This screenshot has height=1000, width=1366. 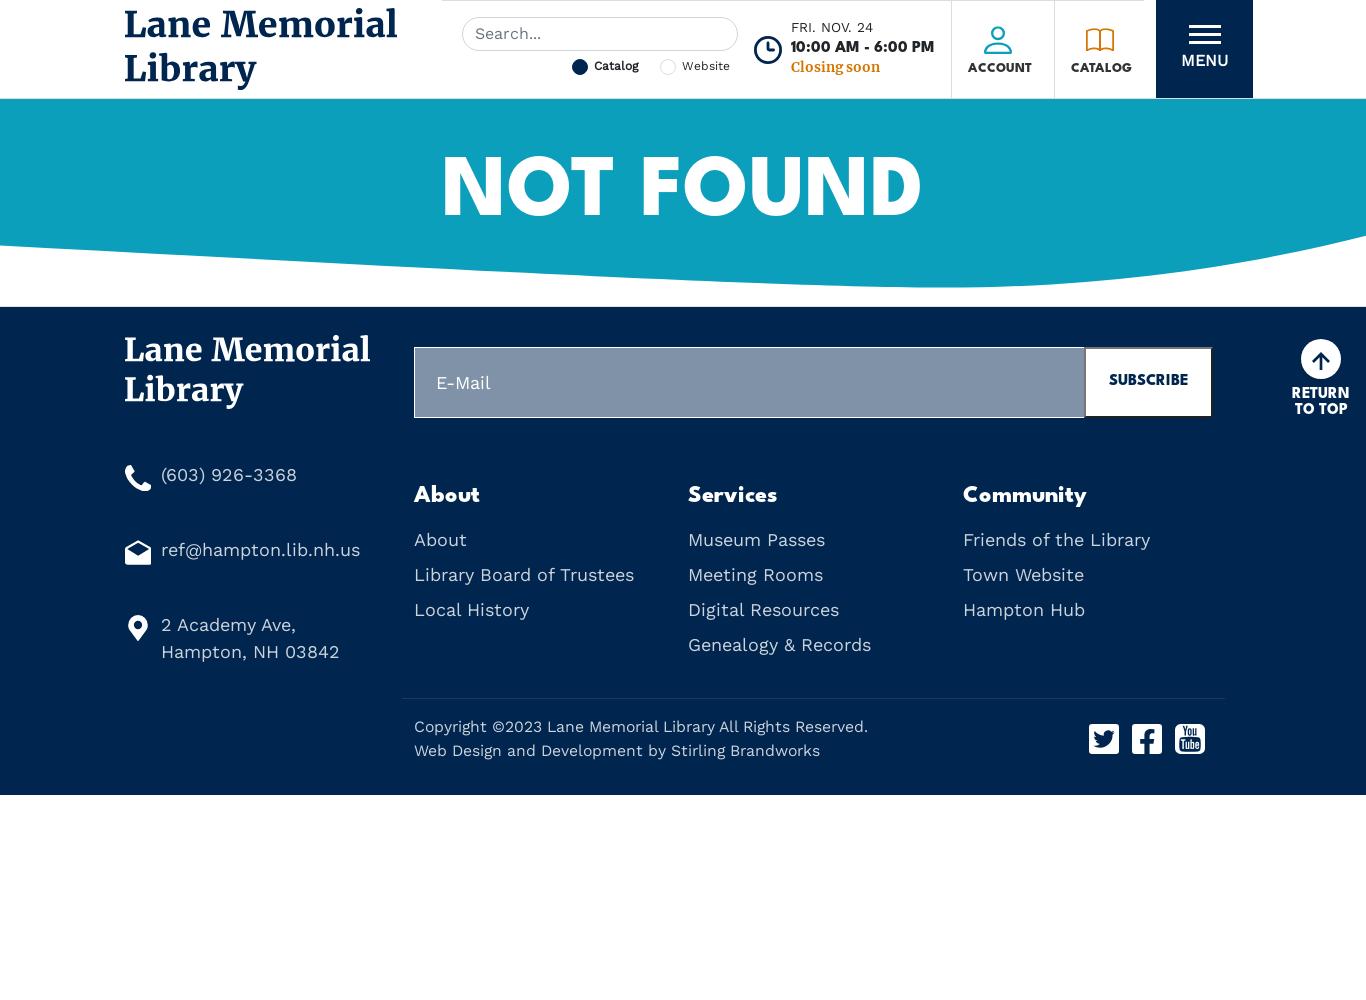 I want to click on 'Stirling Brandworks', so click(x=745, y=750).